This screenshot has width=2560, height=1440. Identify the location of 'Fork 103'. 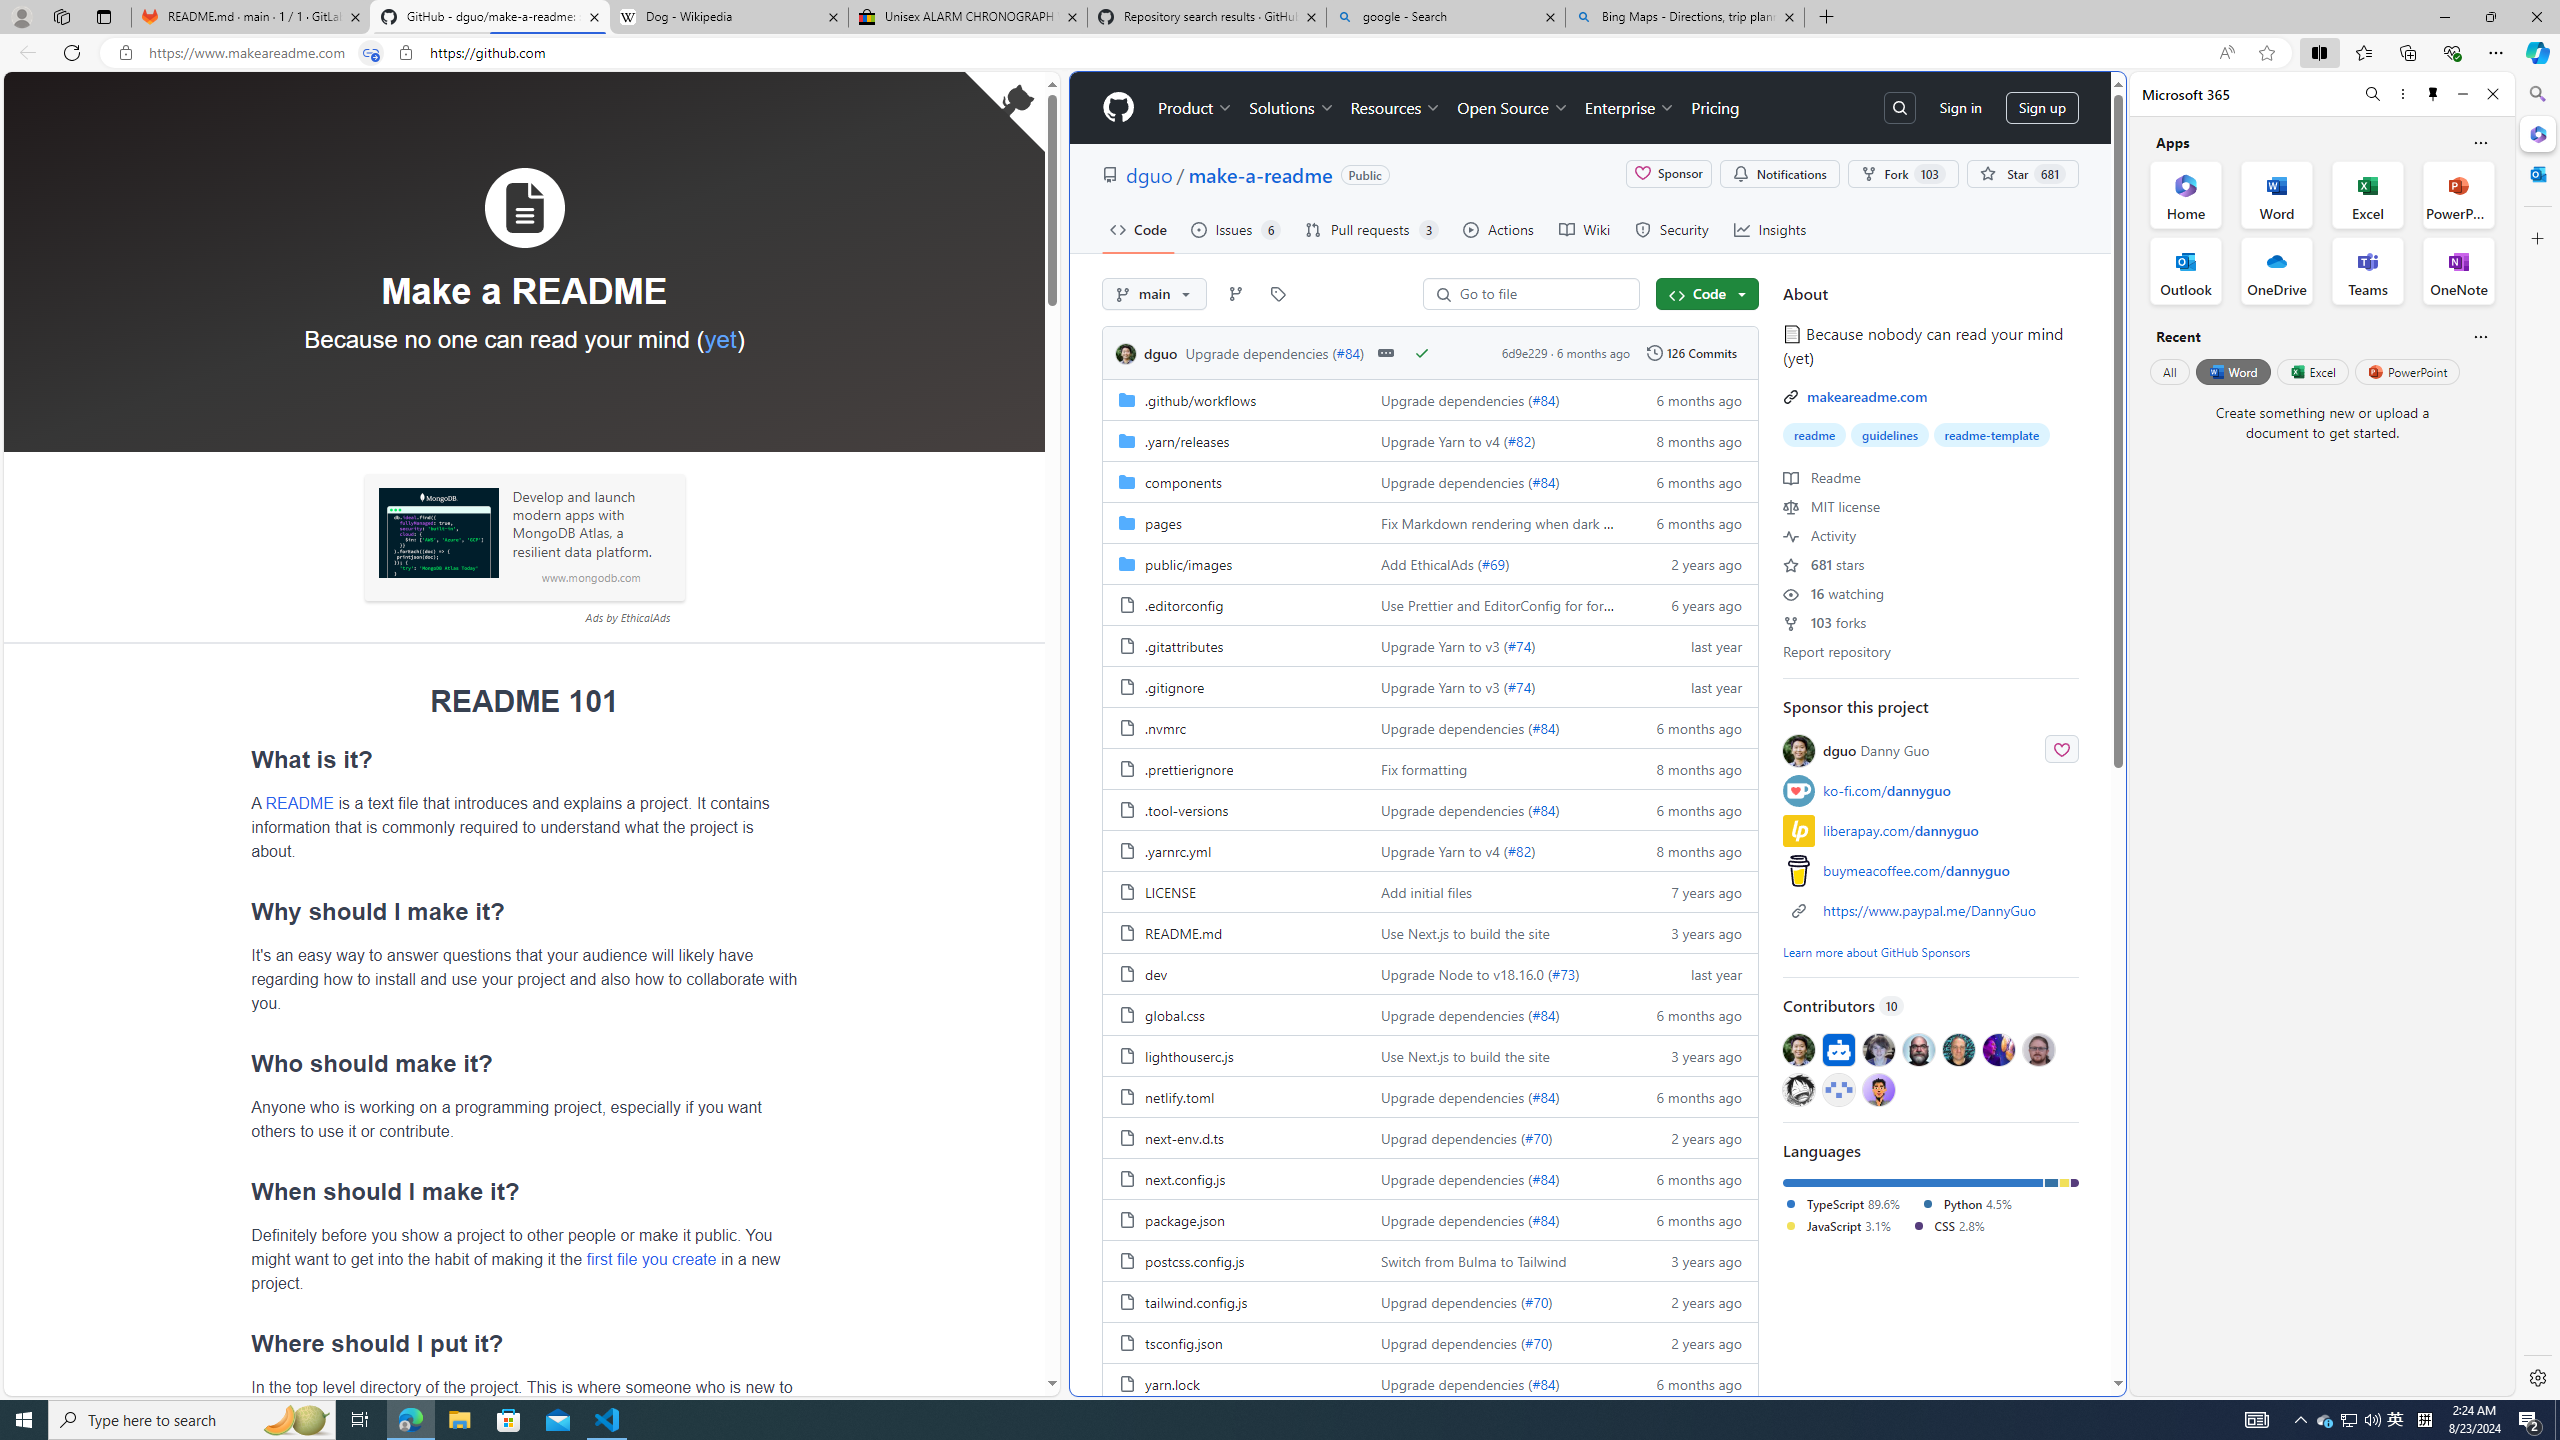
(1901, 173).